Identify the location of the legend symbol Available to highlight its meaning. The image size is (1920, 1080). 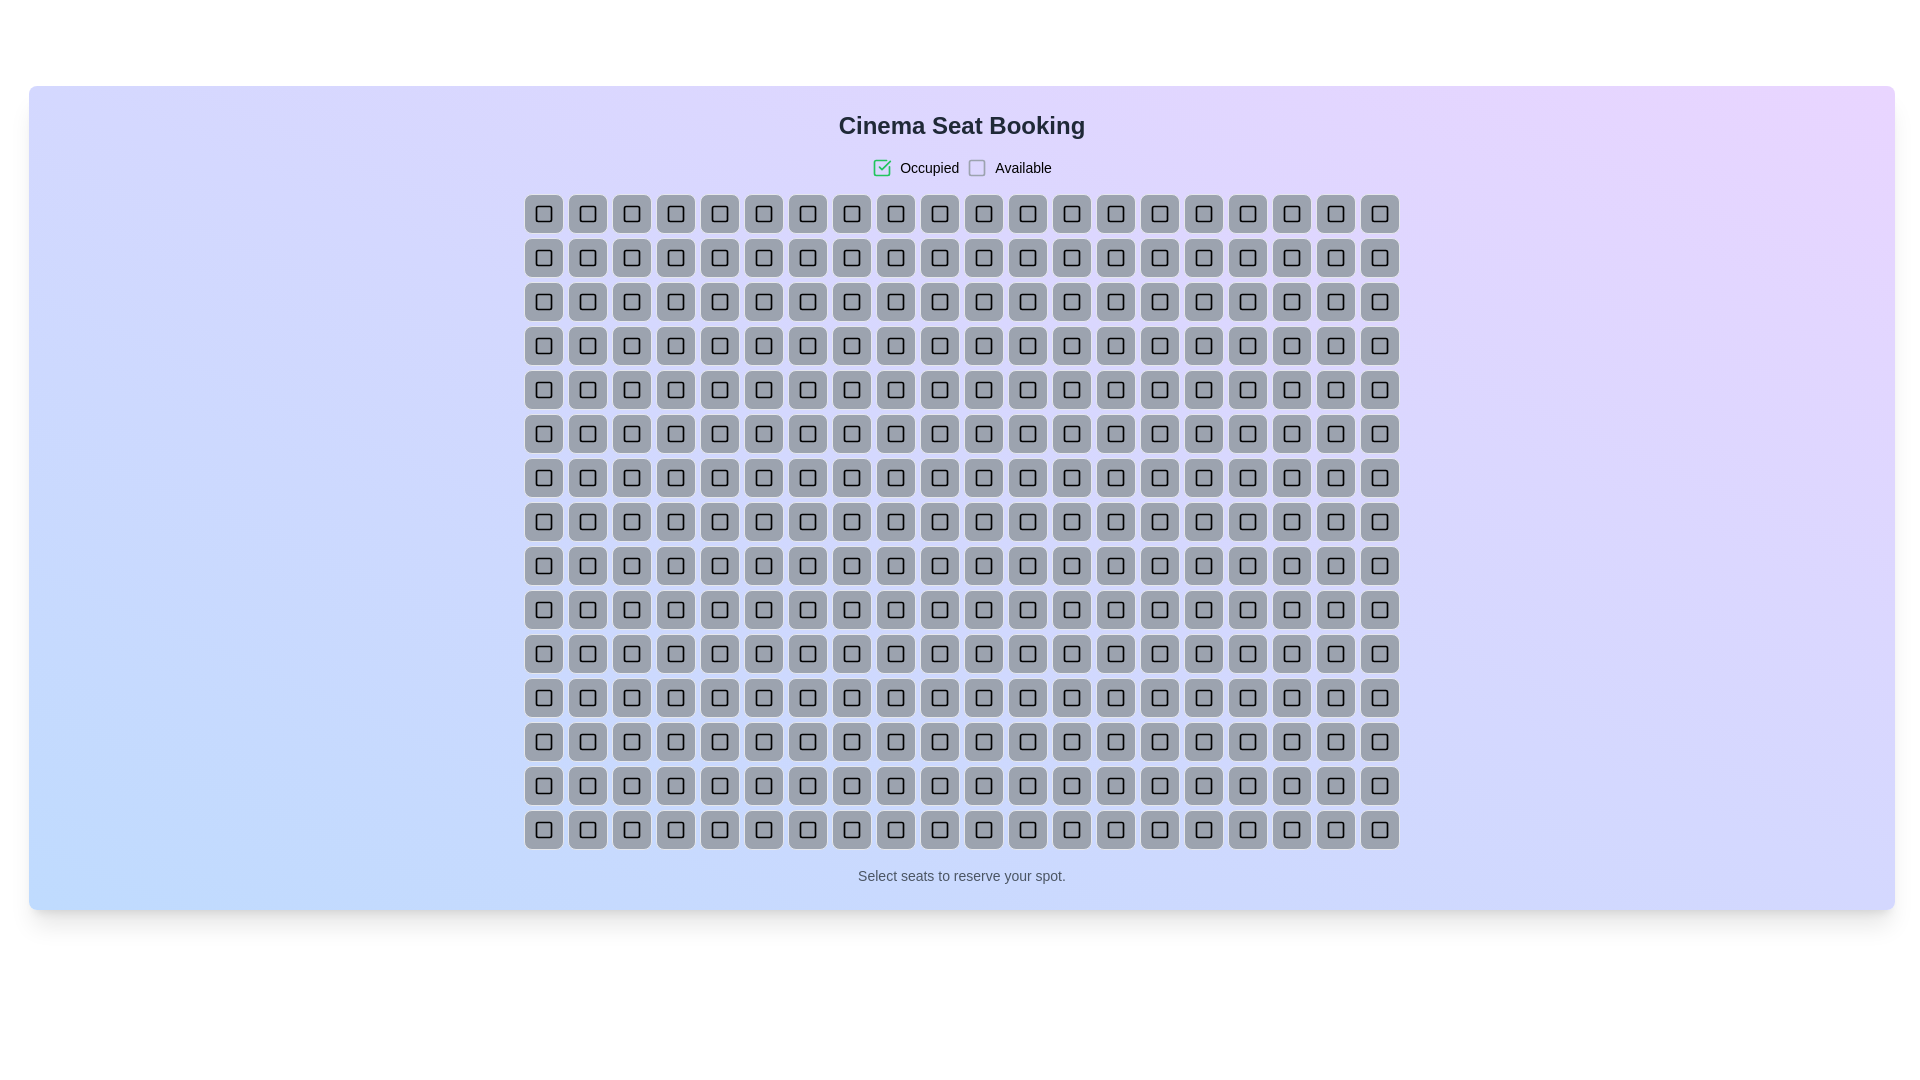
(977, 167).